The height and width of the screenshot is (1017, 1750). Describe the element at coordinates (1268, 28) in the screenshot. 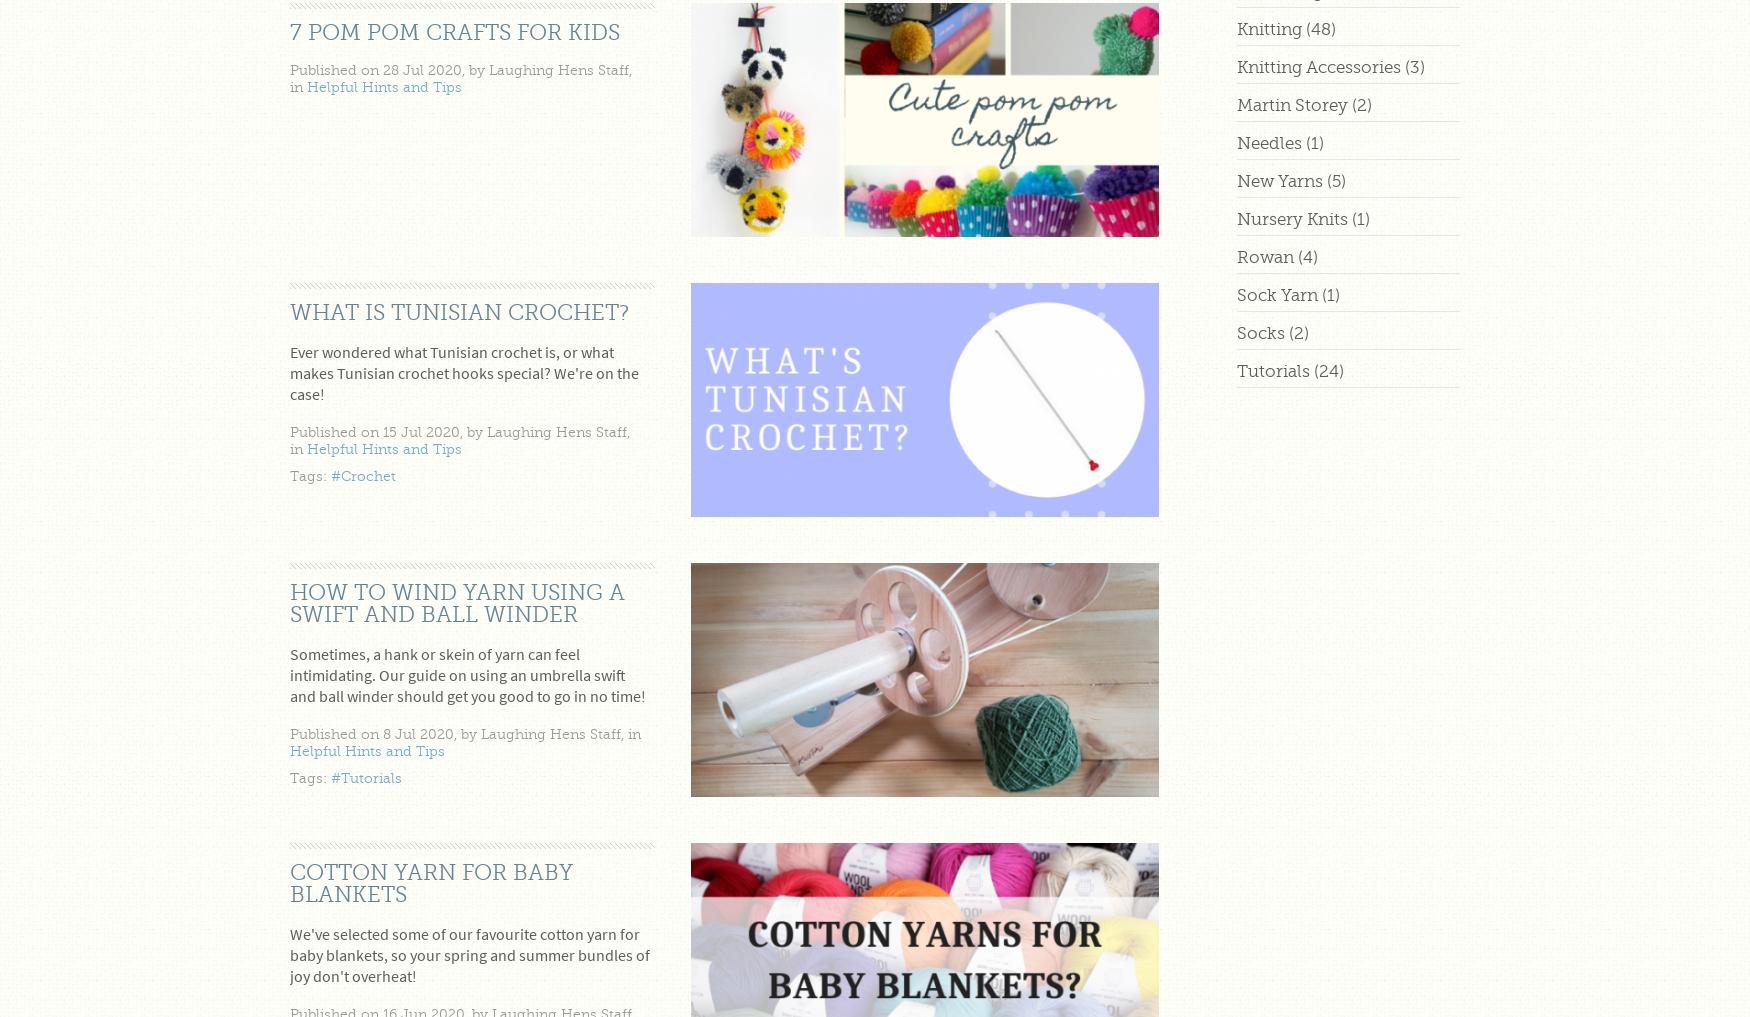

I see `'Knitting'` at that location.